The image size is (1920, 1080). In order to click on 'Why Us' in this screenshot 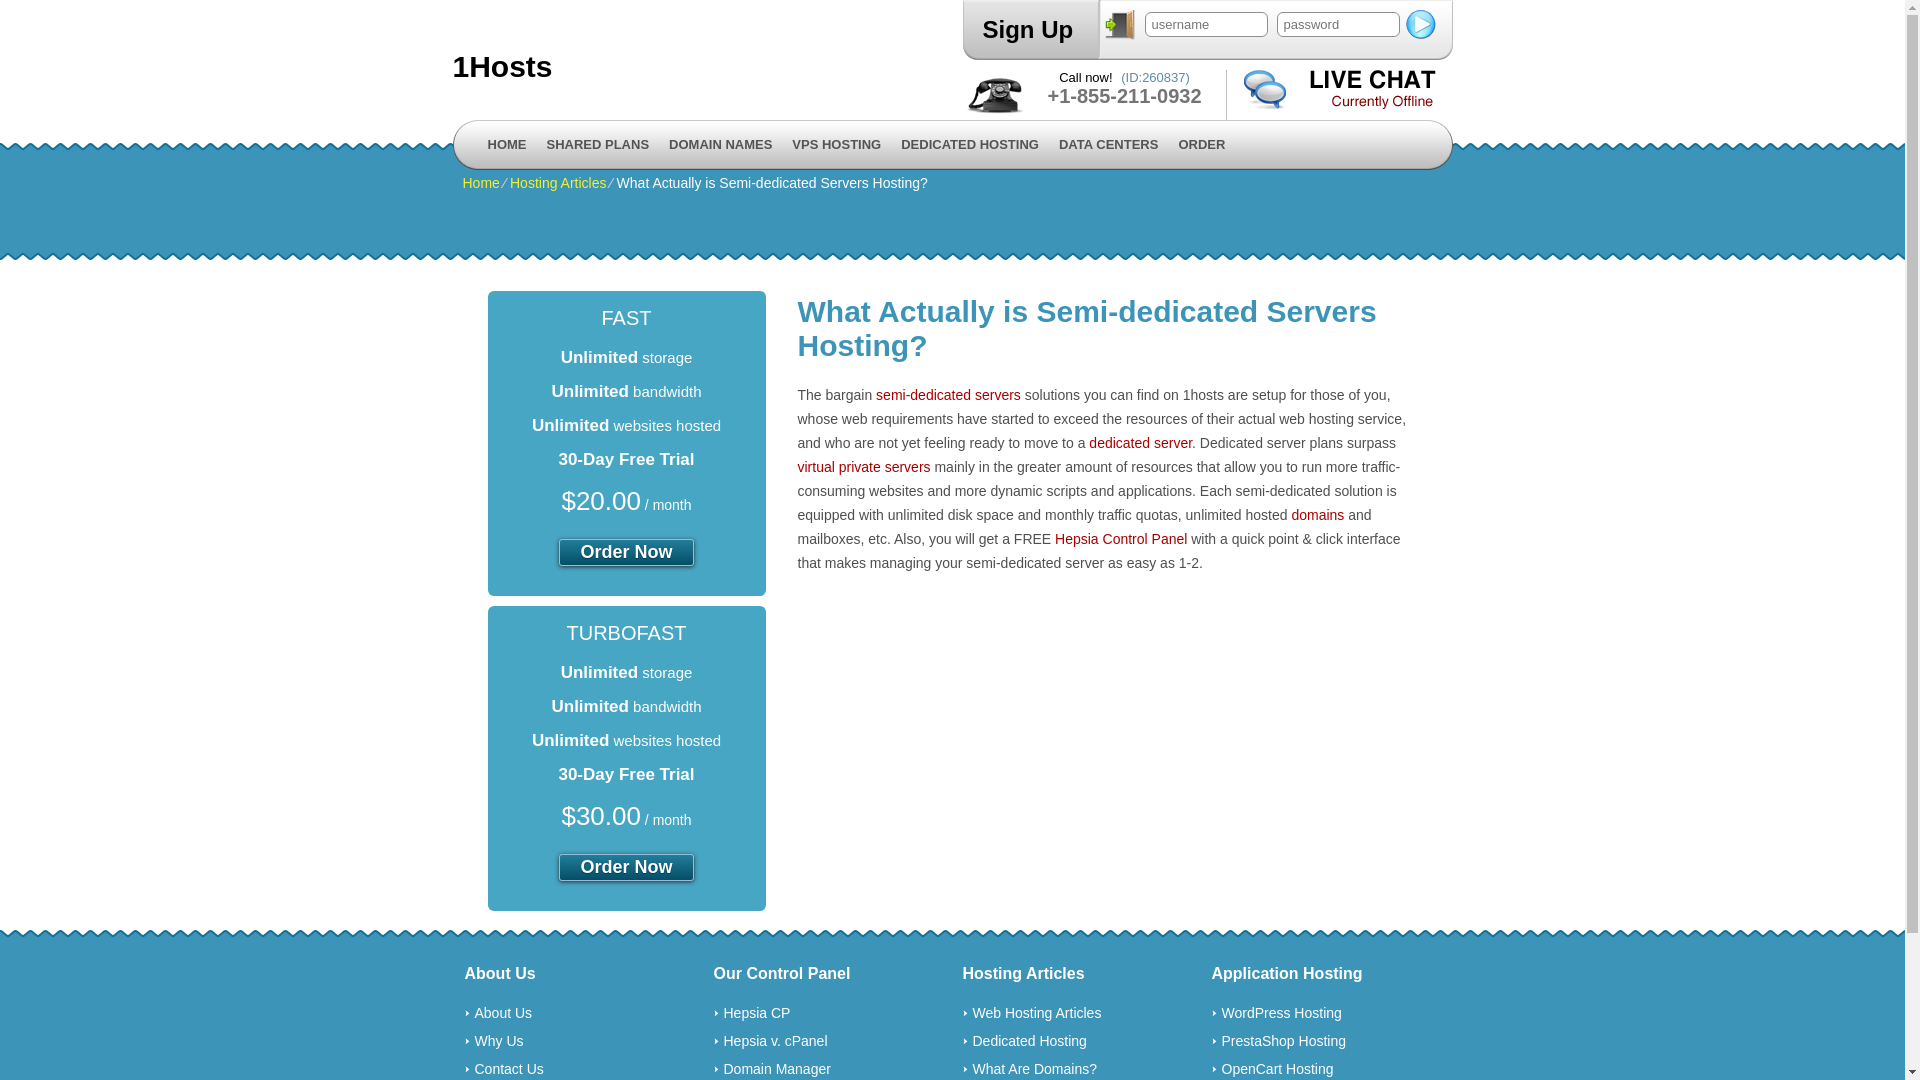, I will do `click(498, 1040)`.